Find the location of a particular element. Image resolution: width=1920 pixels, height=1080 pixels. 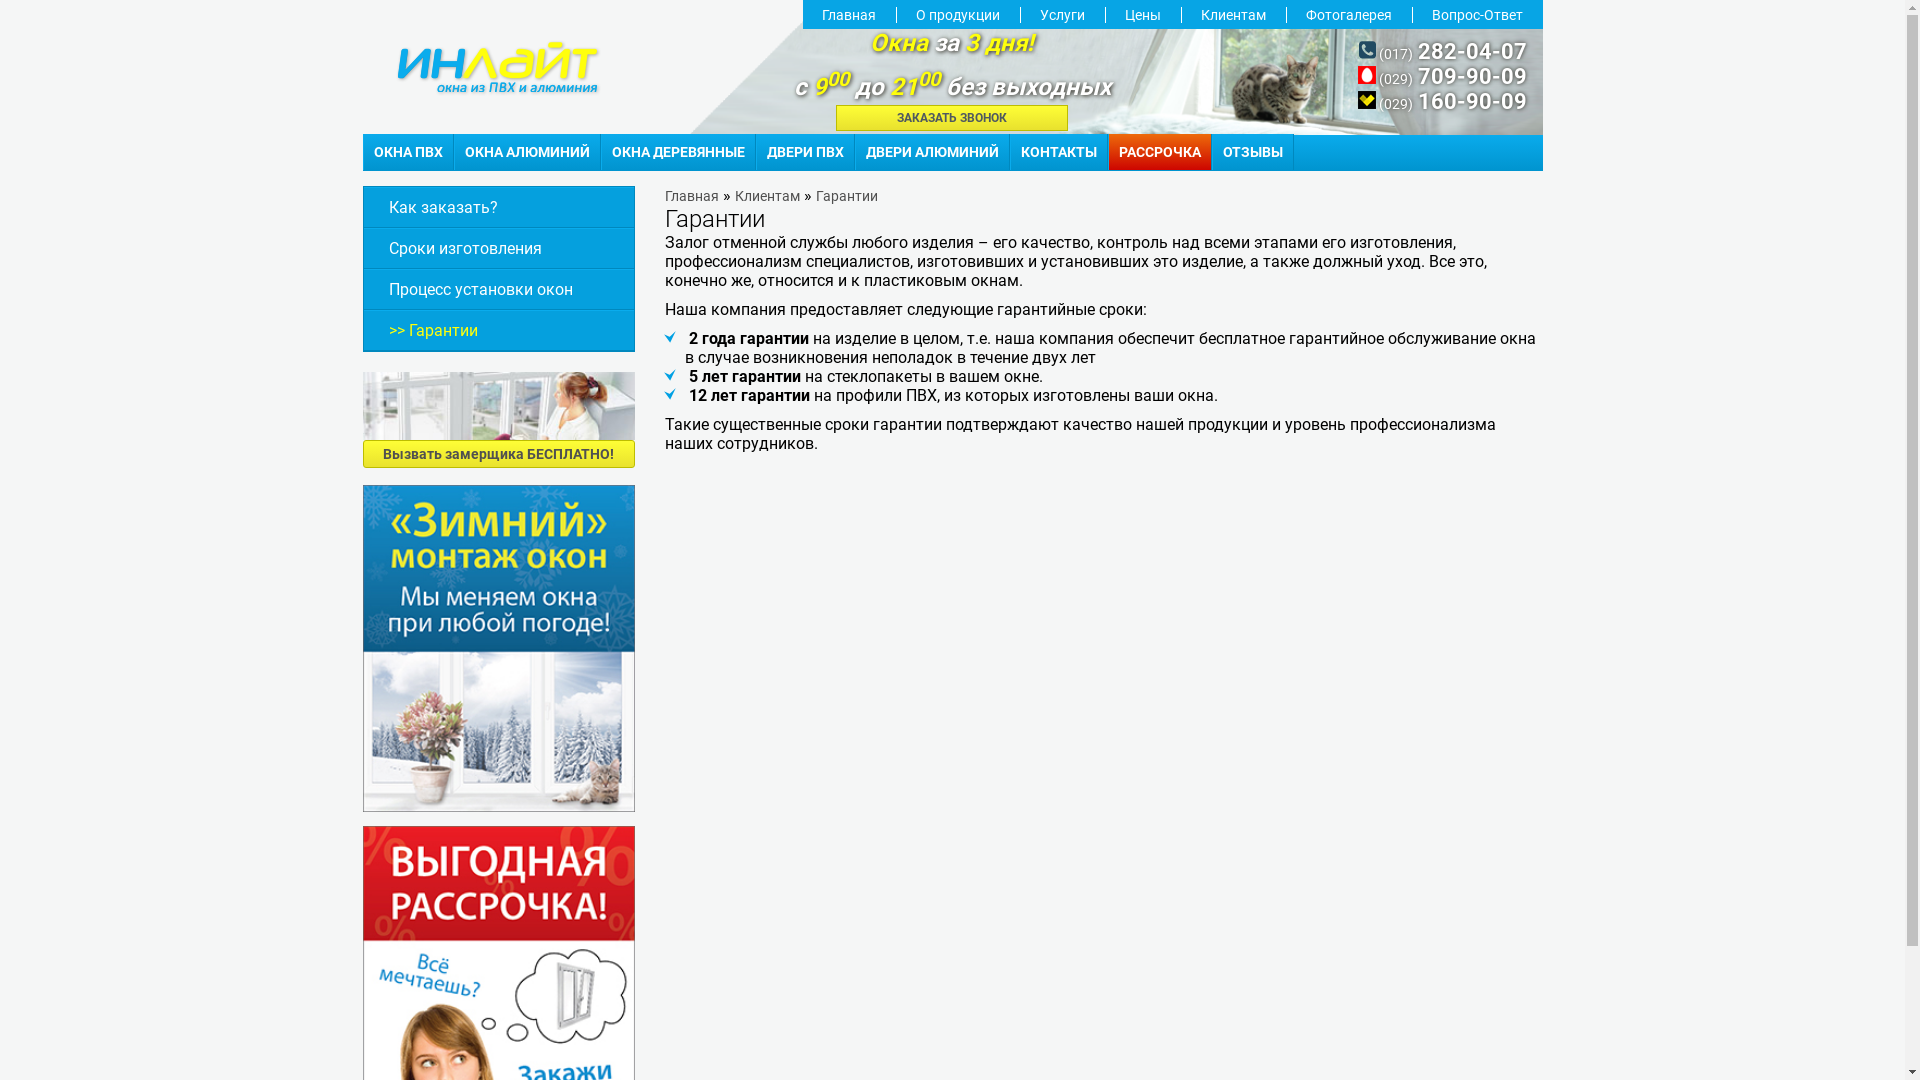

'(029) 160-90-09' is located at coordinates (1442, 103).